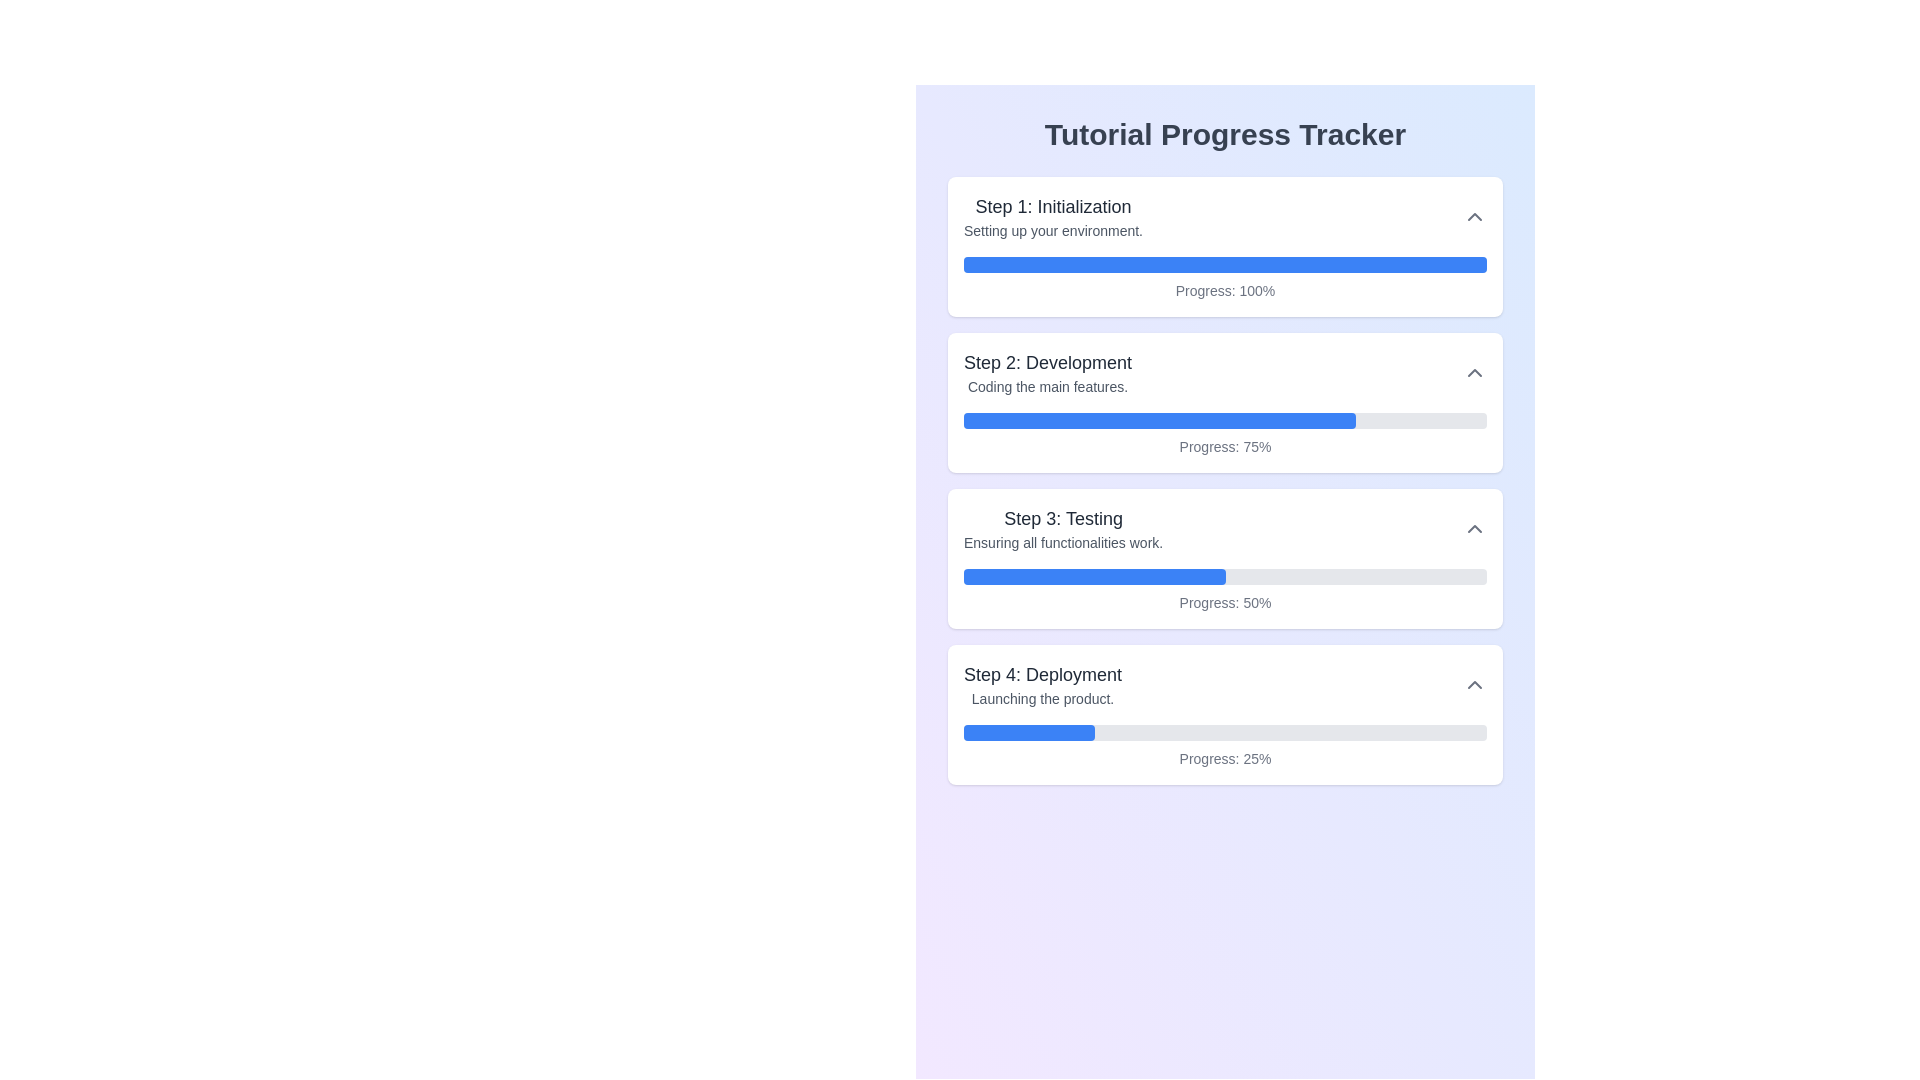 Image resolution: width=1920 pixels, height=1080 pixels. What do you see at coordinates (1224, 264) in the screenshot?
I see `the first progress bar in the card labeled 'Step 1: Initialization', which is fully filled and shows 'Progress: 100%' underneath` at bounding box center [1224, 264].